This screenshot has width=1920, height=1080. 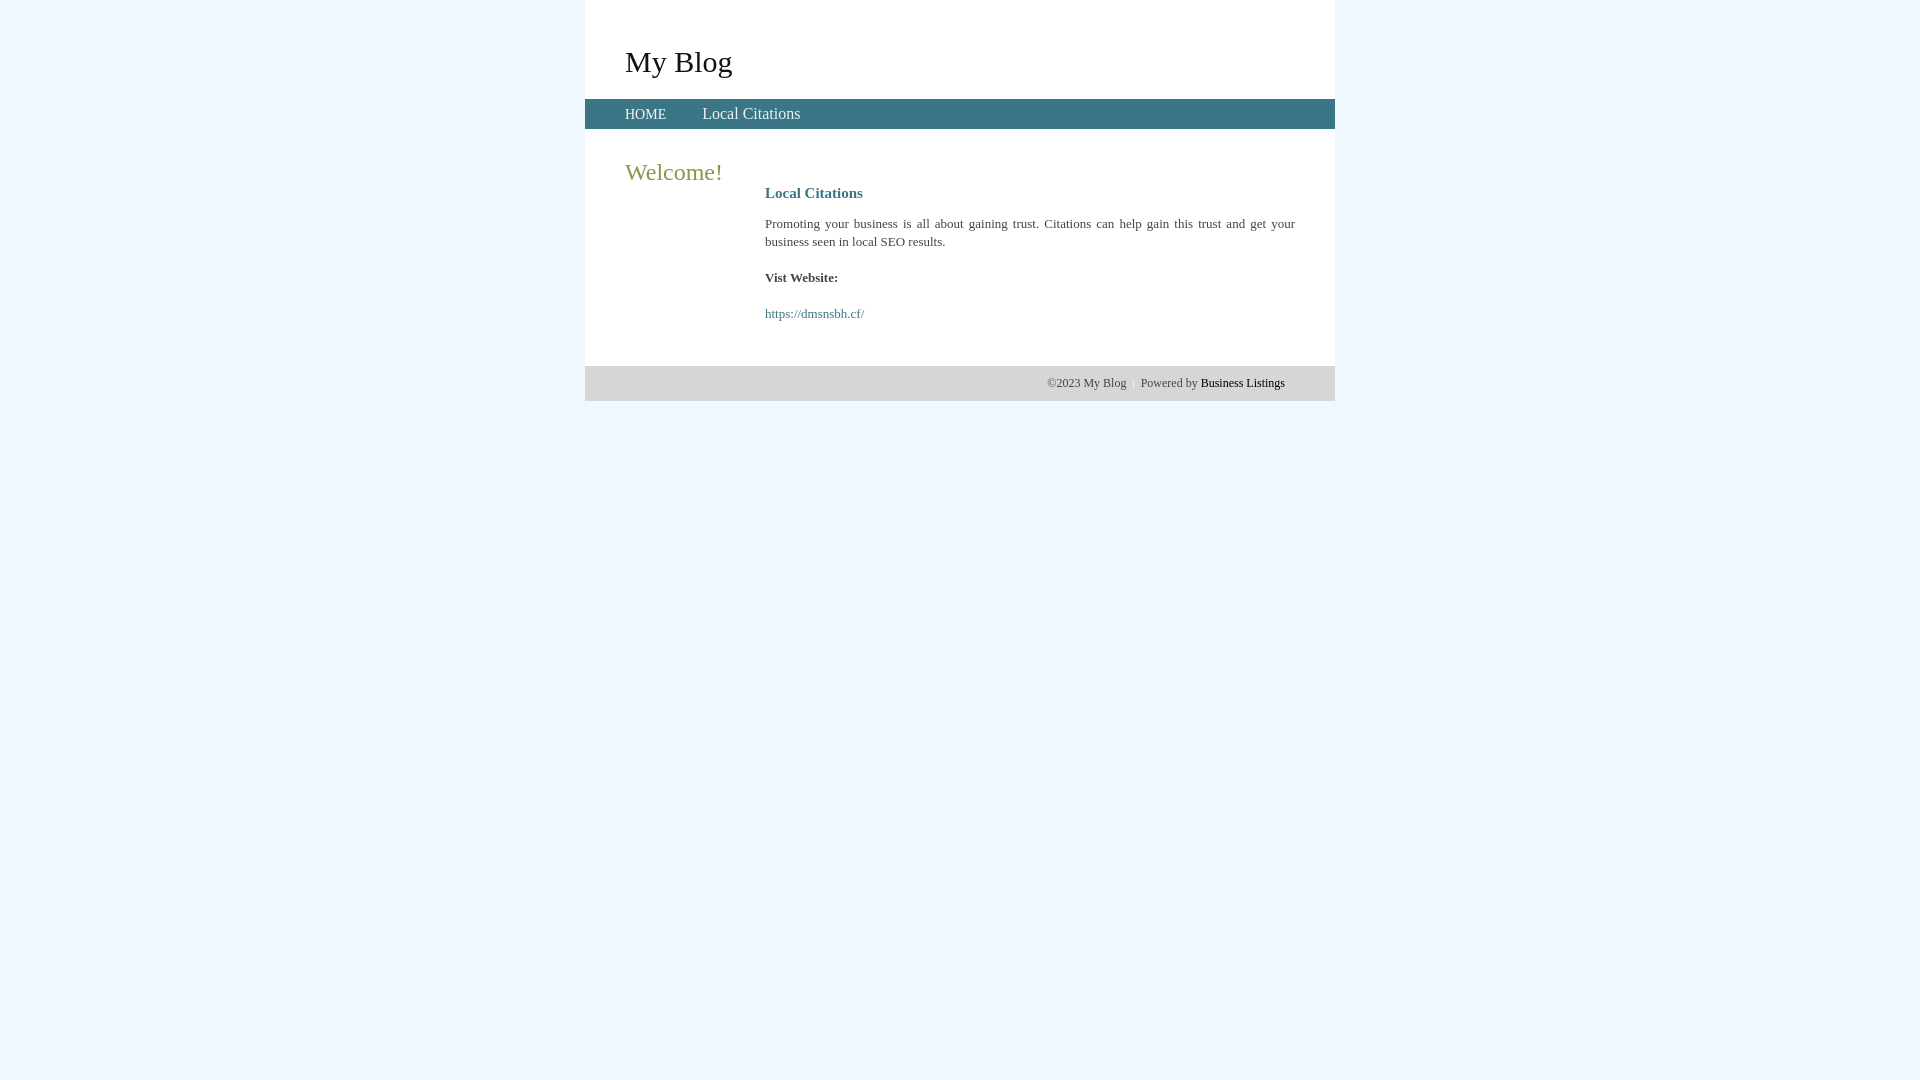 What do you see at coordinates (678, 60) in the screenshot?
I see `'My Blog'` at bounding box center [678, 60].